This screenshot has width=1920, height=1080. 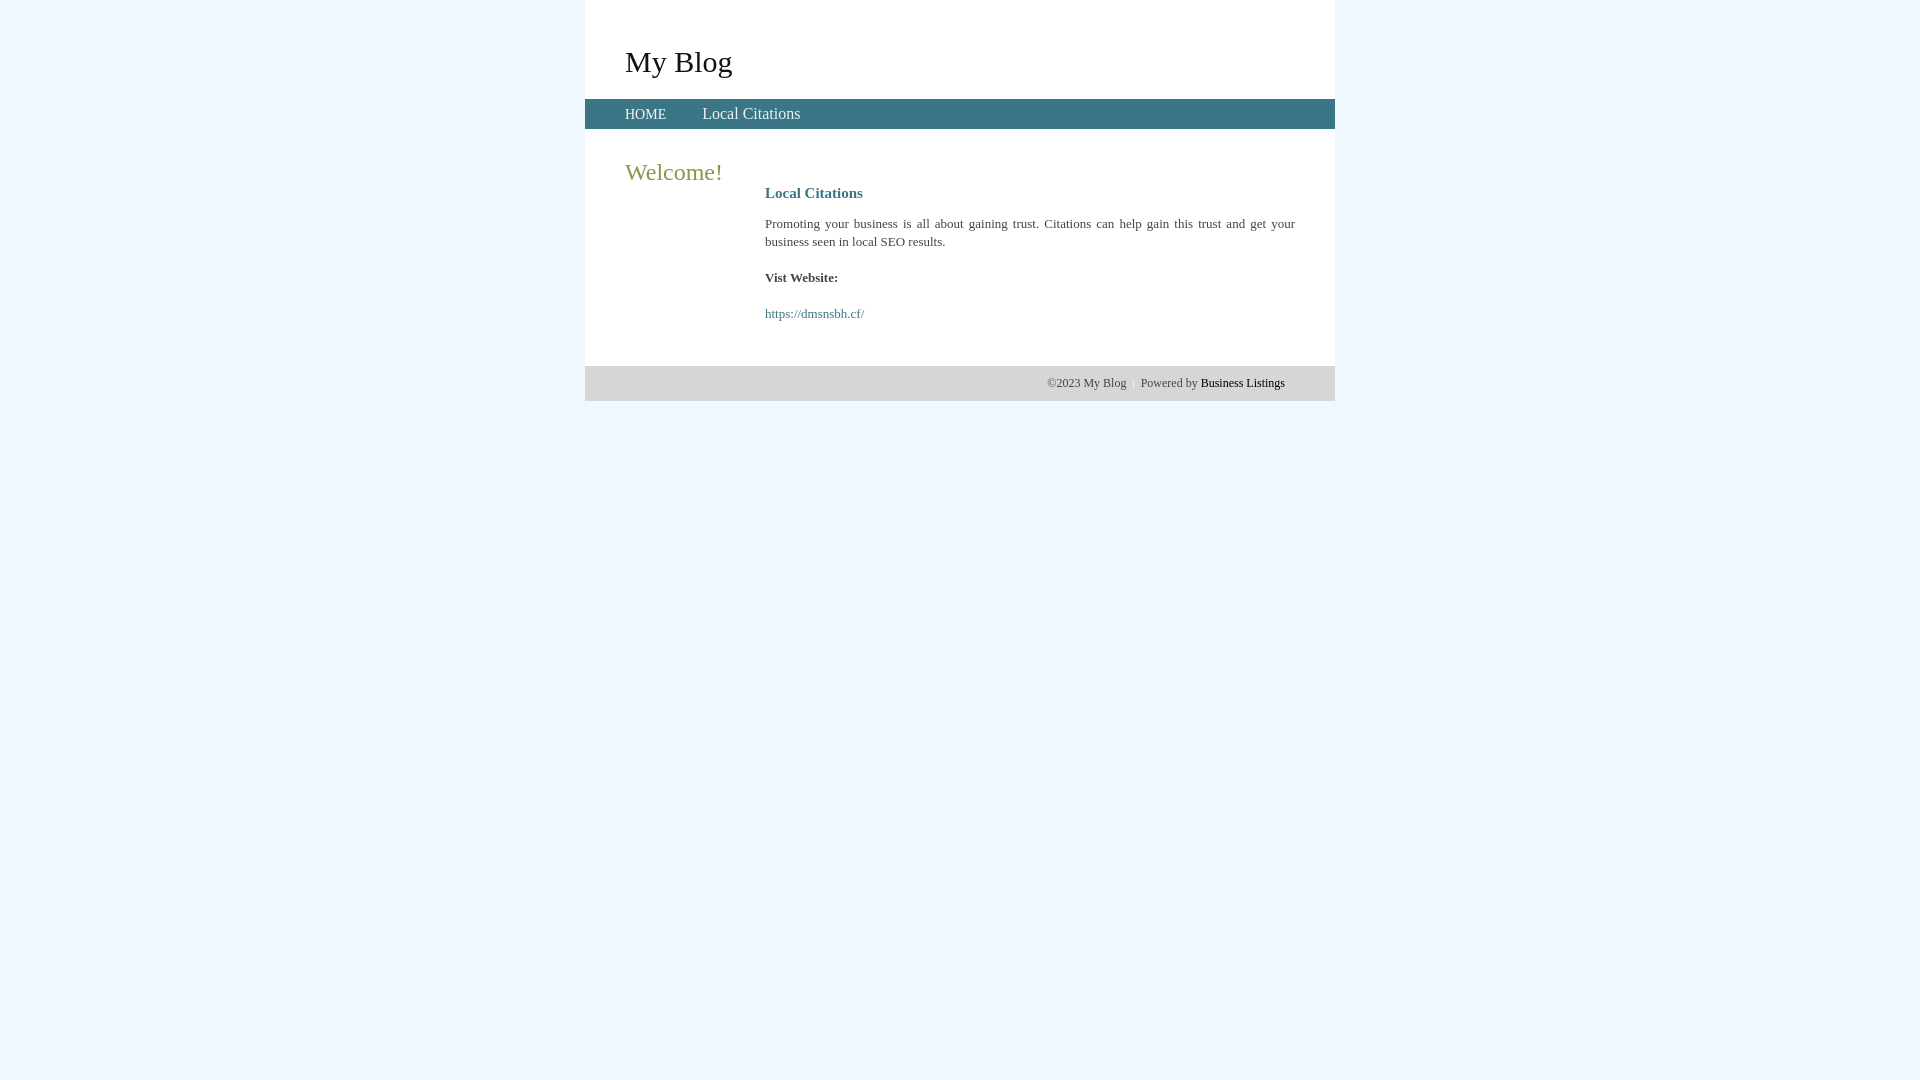 What do you see at coordinates (678, 60) in the screenshot?
I see `'My Blog'` at bounding box center [678, 60].